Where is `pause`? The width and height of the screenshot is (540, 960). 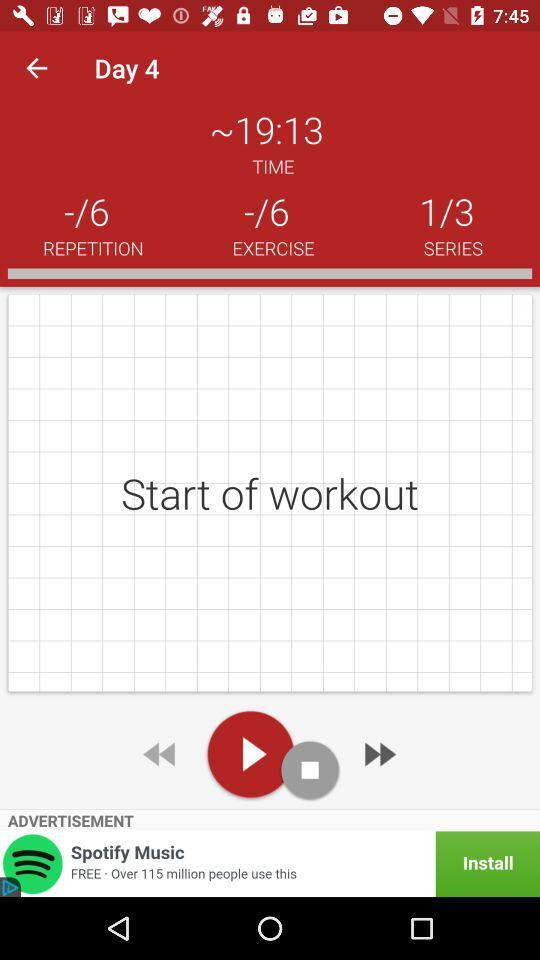 pause is located at coordinates (310, 769).